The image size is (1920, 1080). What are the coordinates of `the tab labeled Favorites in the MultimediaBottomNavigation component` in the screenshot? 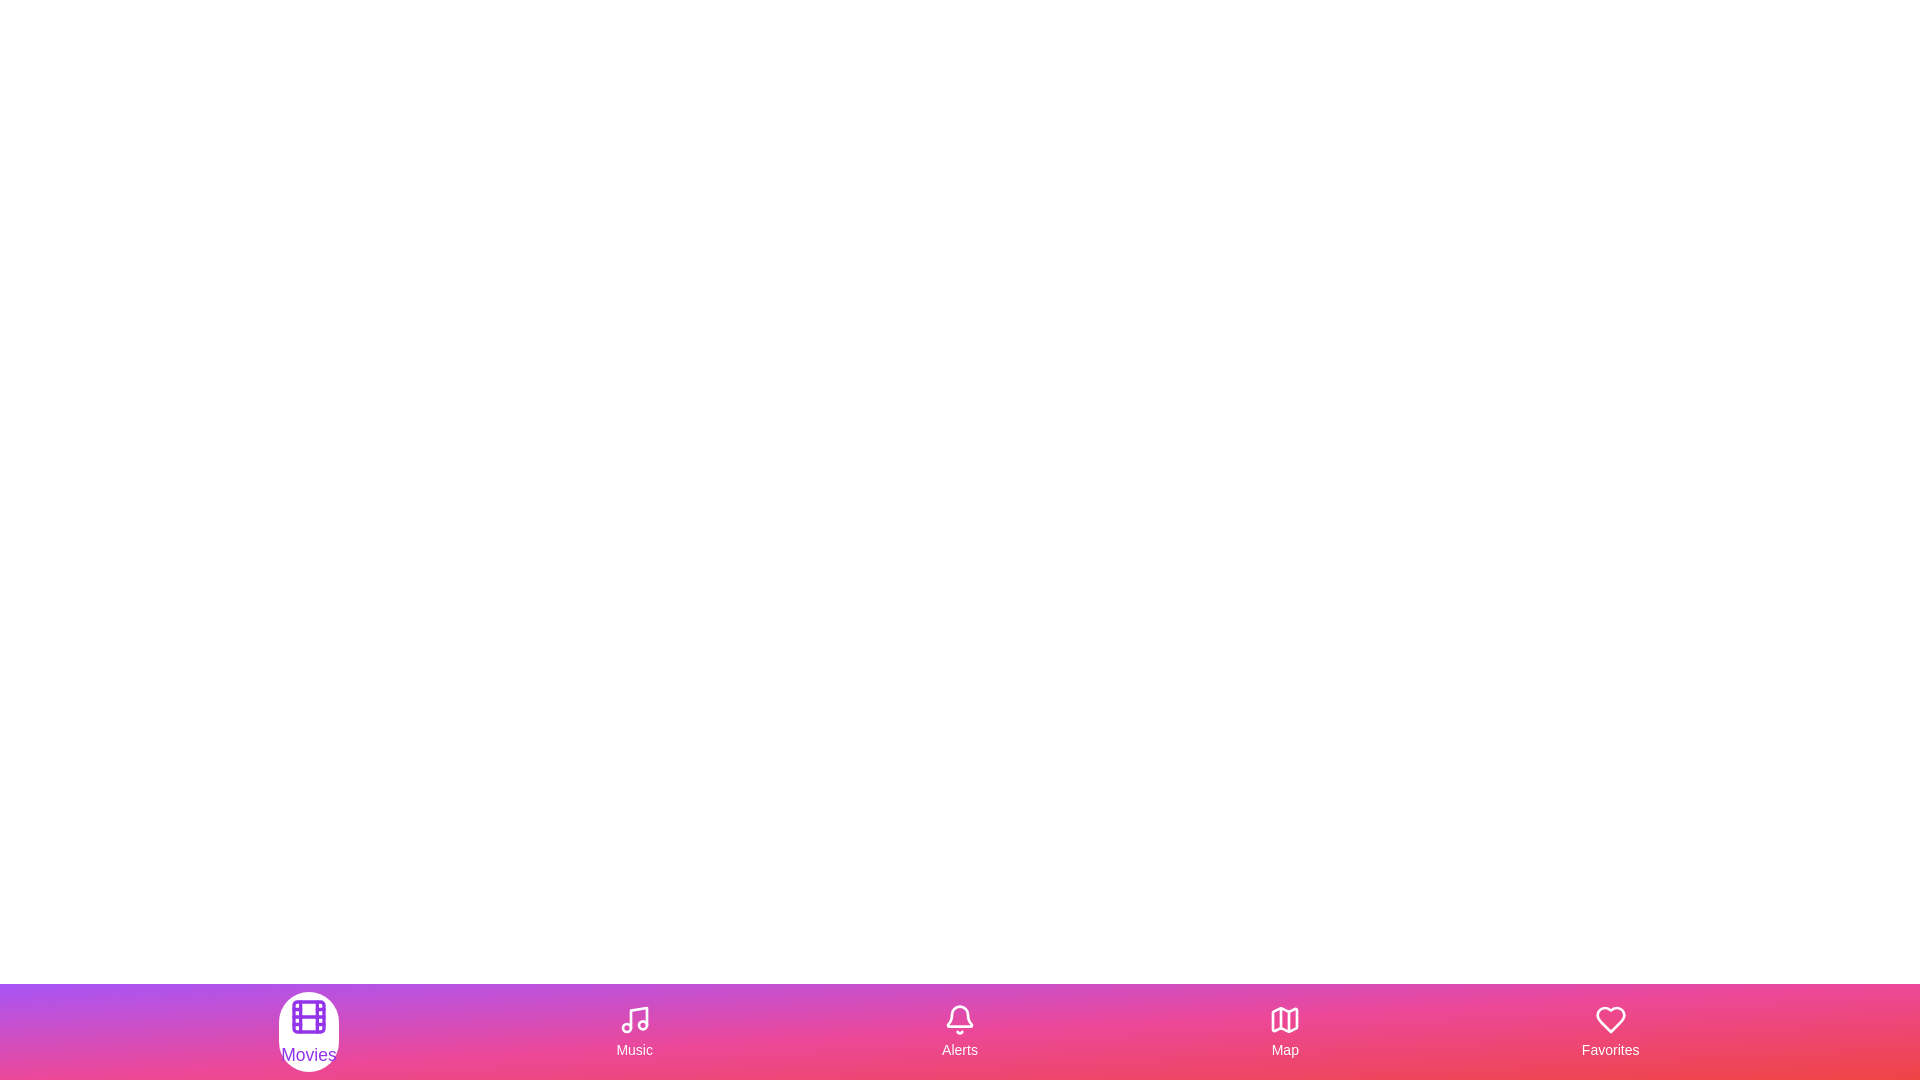 It's located at (1610, 1032).